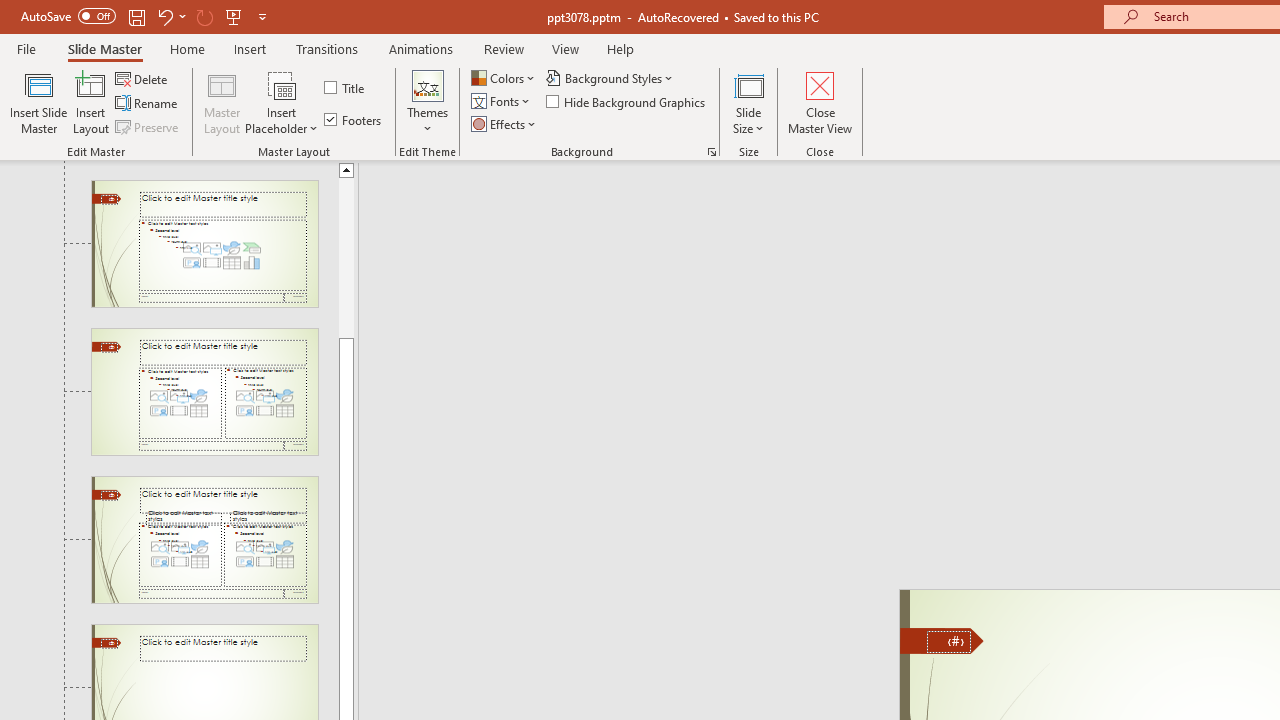  Describe the element at coordinates (610, 77) in the screenshot. I see `'Background Styles'` at that location.